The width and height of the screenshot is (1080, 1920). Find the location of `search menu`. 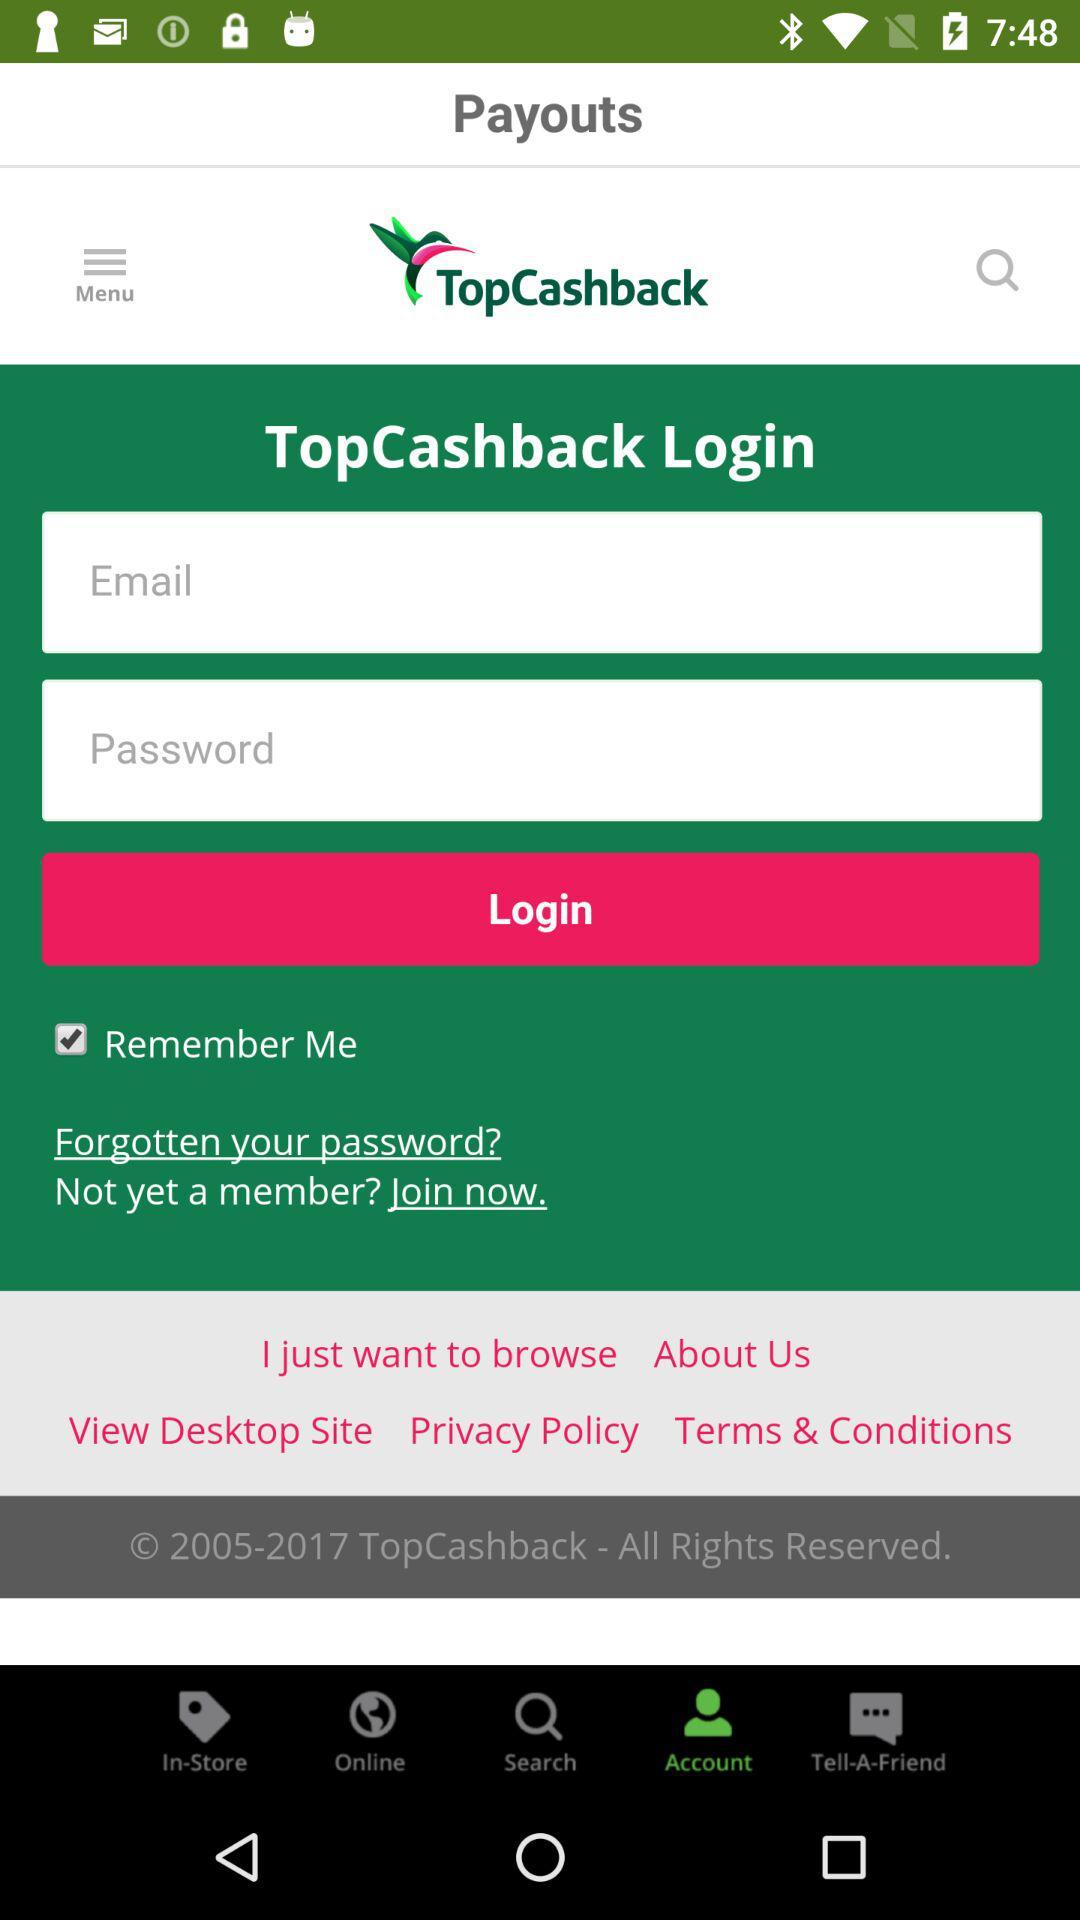

search menu is located at coordinates (540, 1728).